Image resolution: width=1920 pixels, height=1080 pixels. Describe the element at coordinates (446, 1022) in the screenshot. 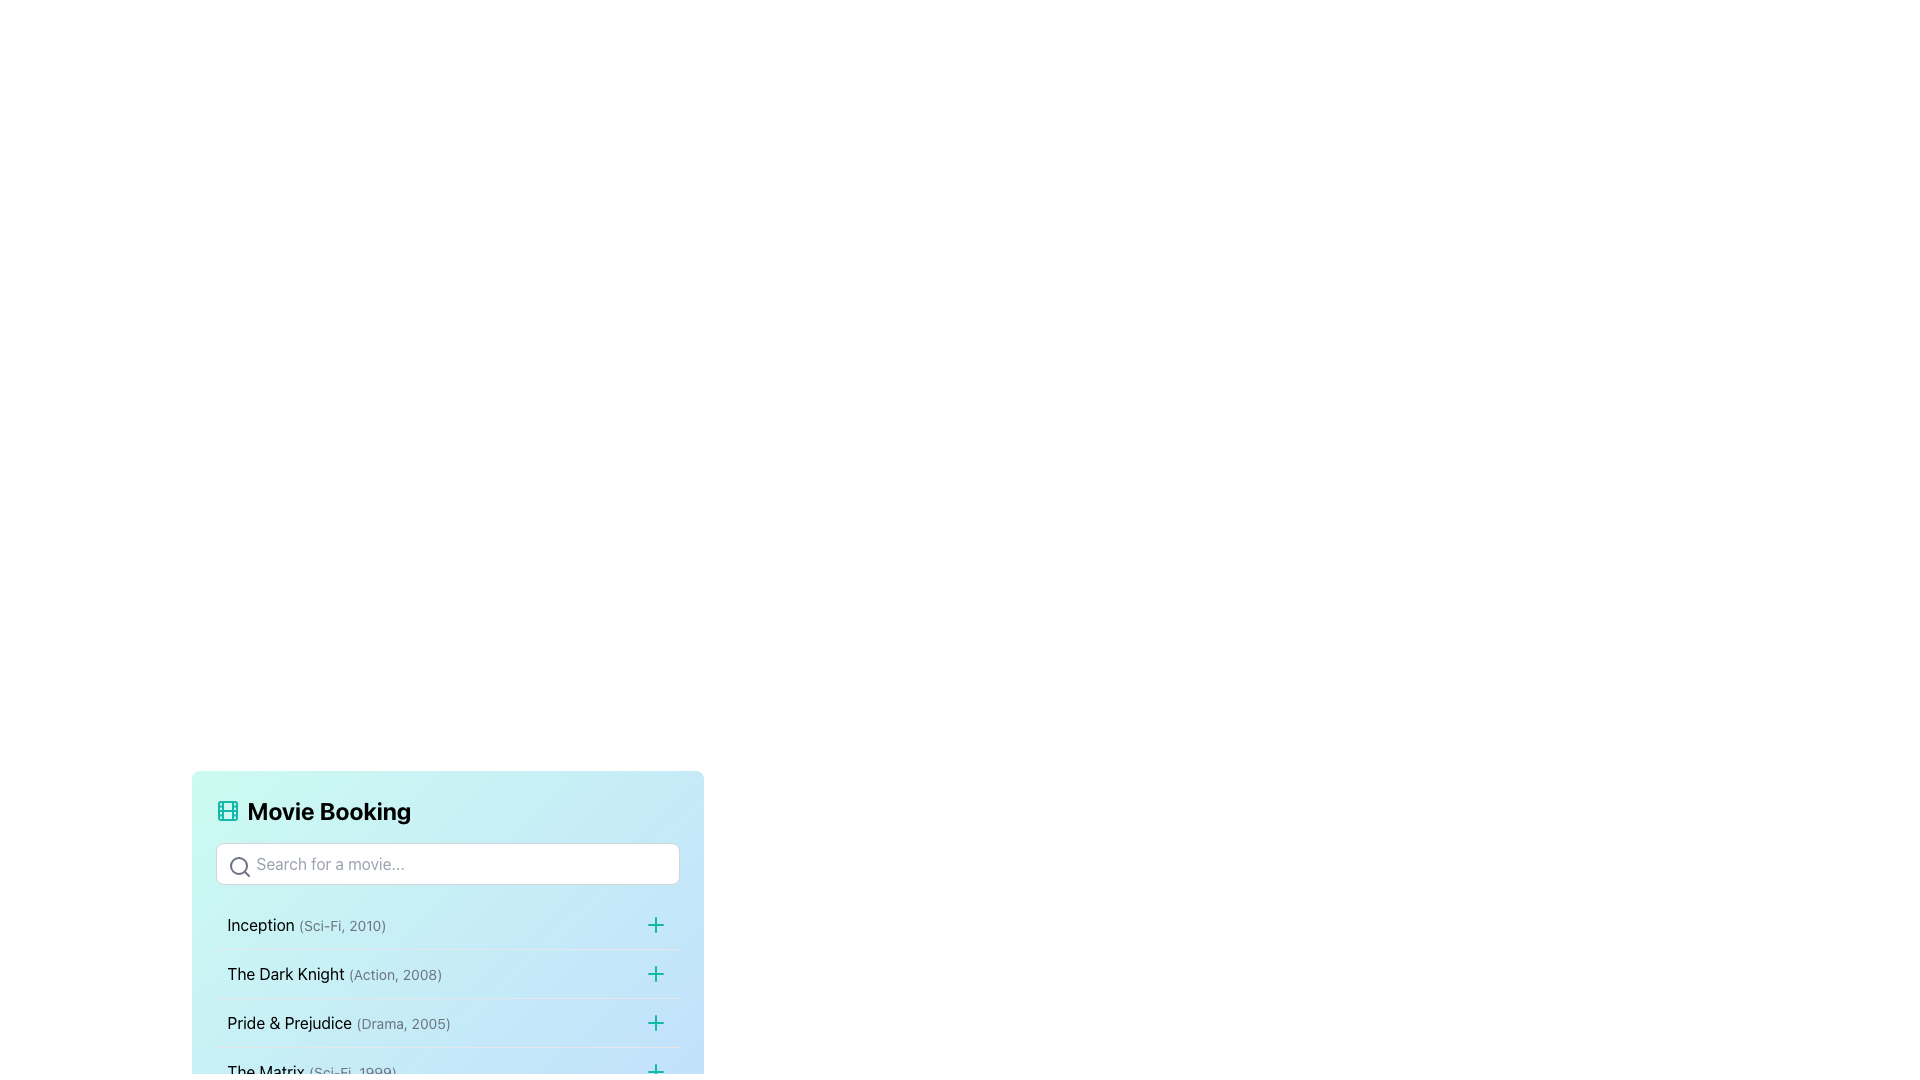

I see `the teal plus icon on the right side of the selectable list item labeled 'Pride & Prejudice (Drama, 2005)'` at that location.